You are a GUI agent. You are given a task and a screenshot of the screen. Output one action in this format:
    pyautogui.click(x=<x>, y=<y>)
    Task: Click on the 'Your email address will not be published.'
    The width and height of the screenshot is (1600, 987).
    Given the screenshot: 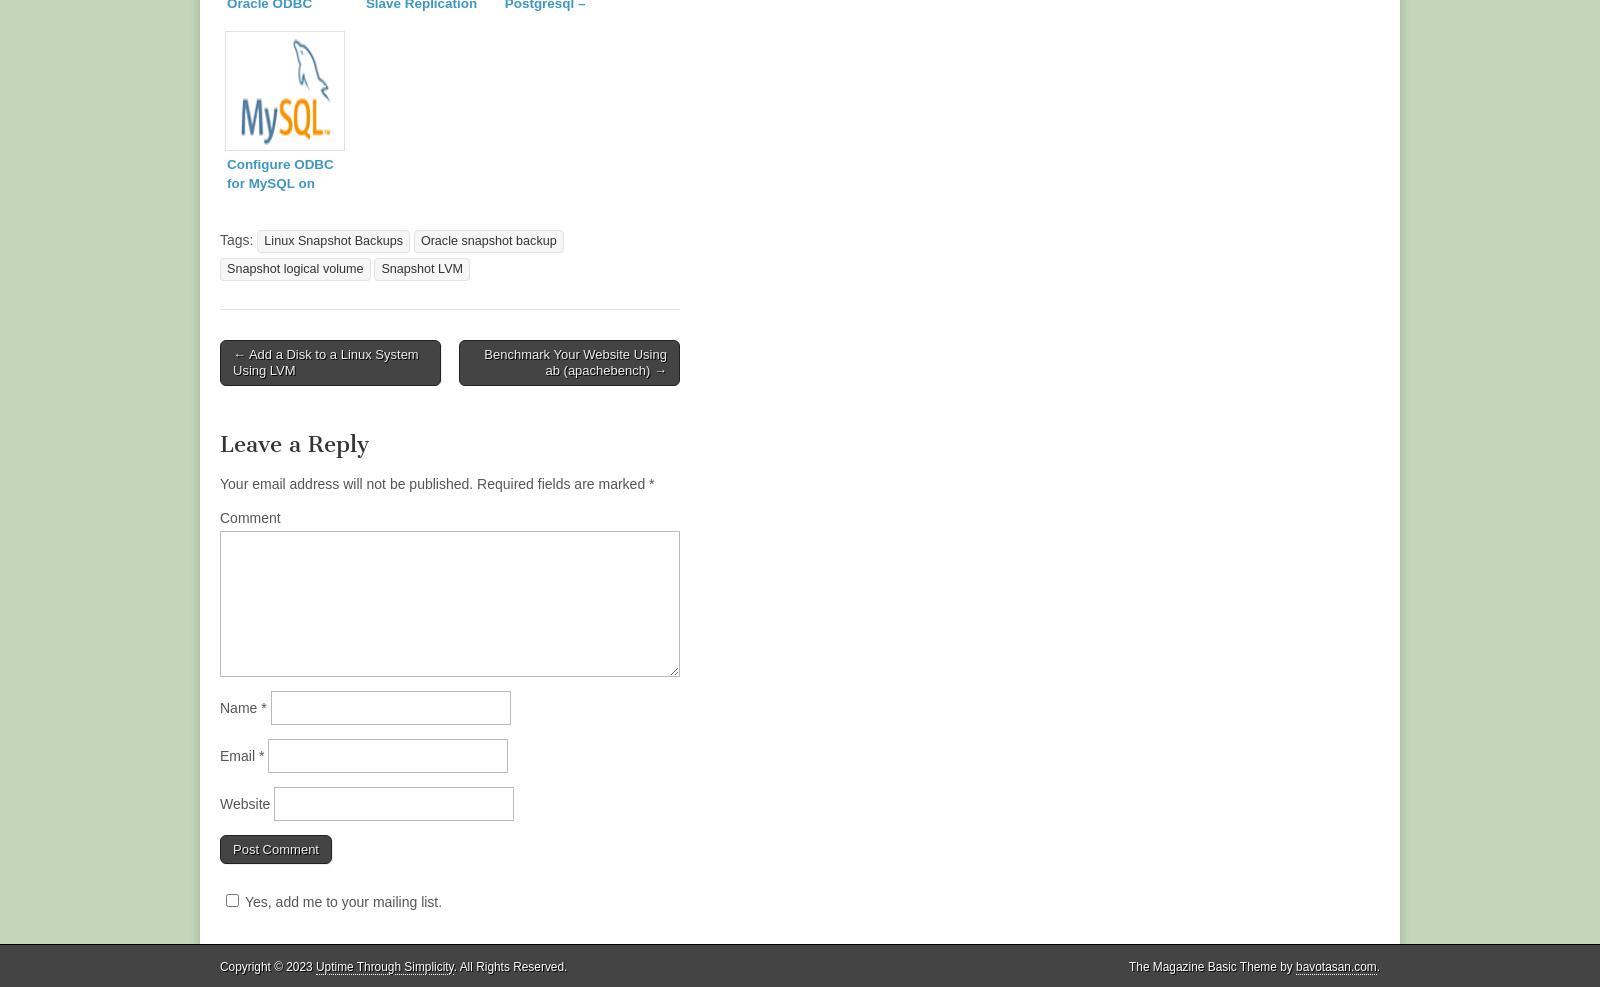 What is the action you would take?
    pyautogui.click(x=220, y=483)
    